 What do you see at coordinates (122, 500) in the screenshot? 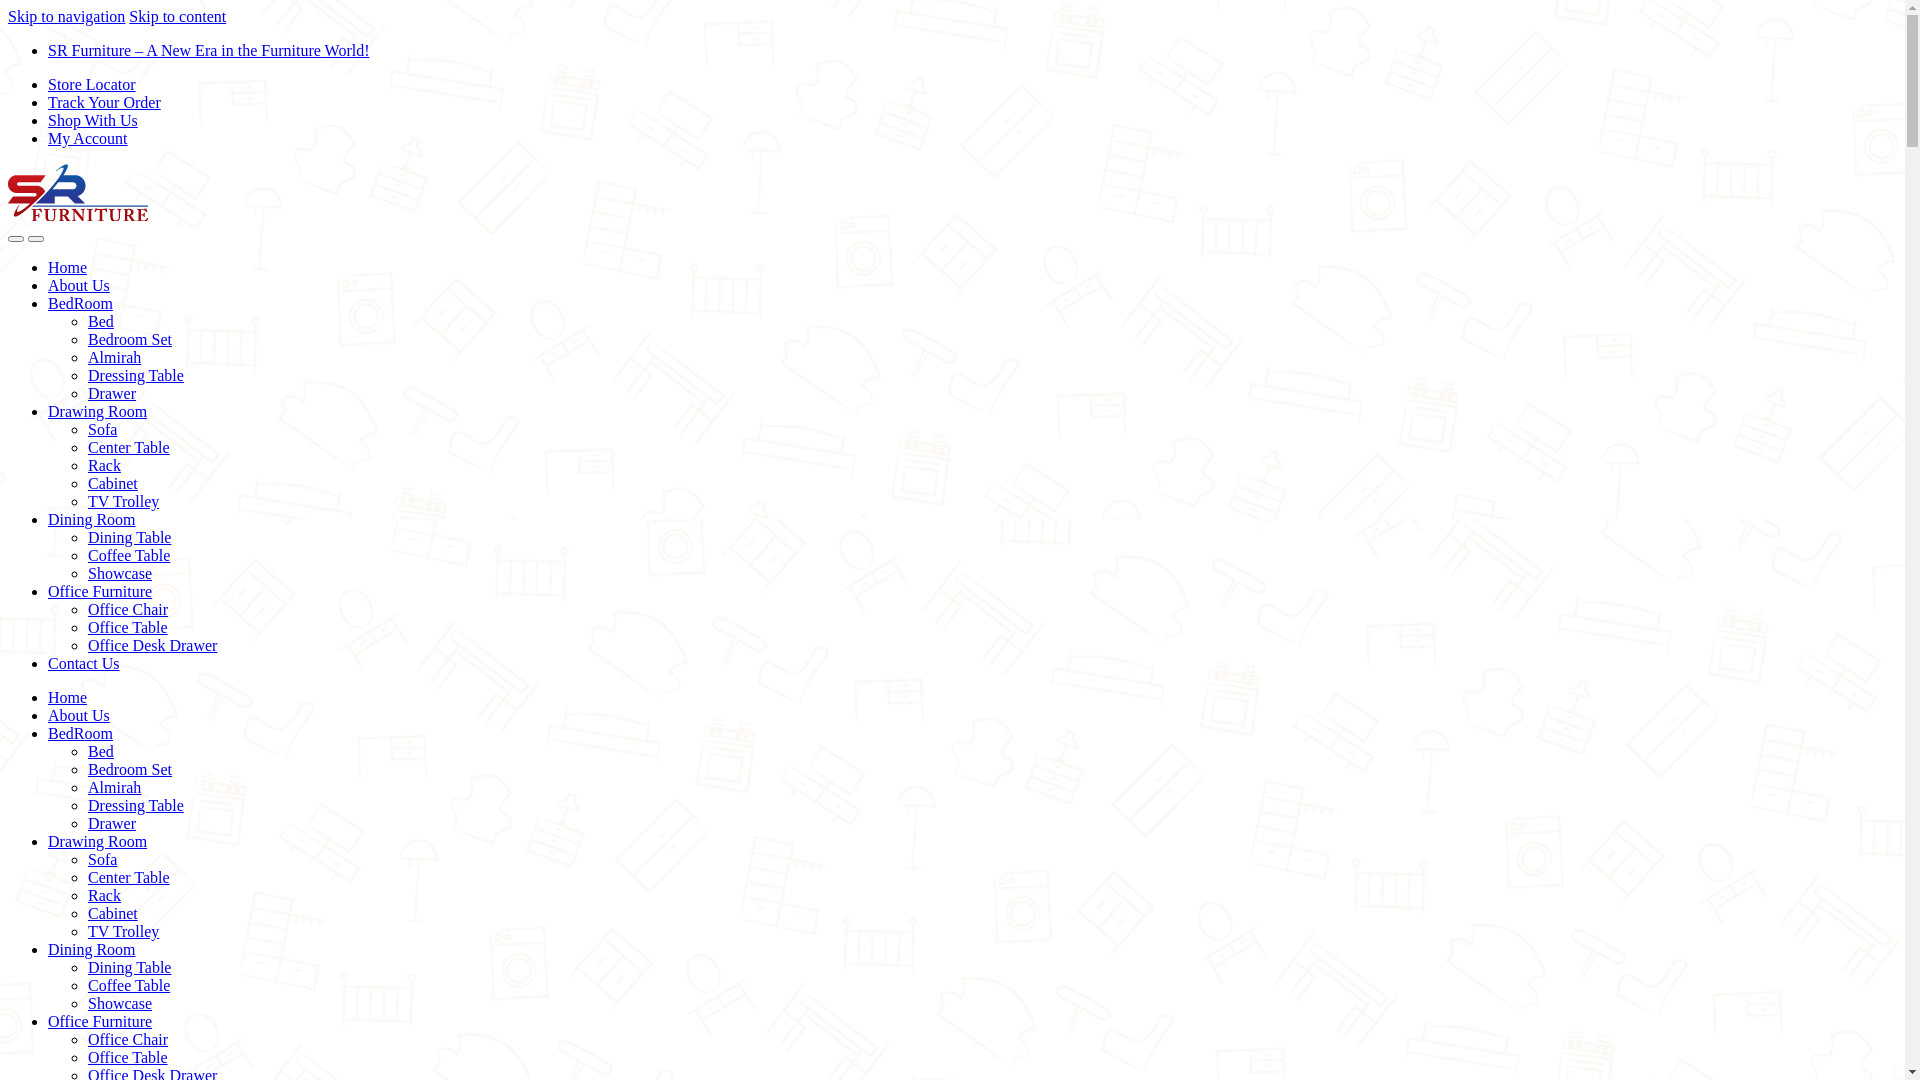
I see `'TV Trolley'` at bounding box center [122, 500].